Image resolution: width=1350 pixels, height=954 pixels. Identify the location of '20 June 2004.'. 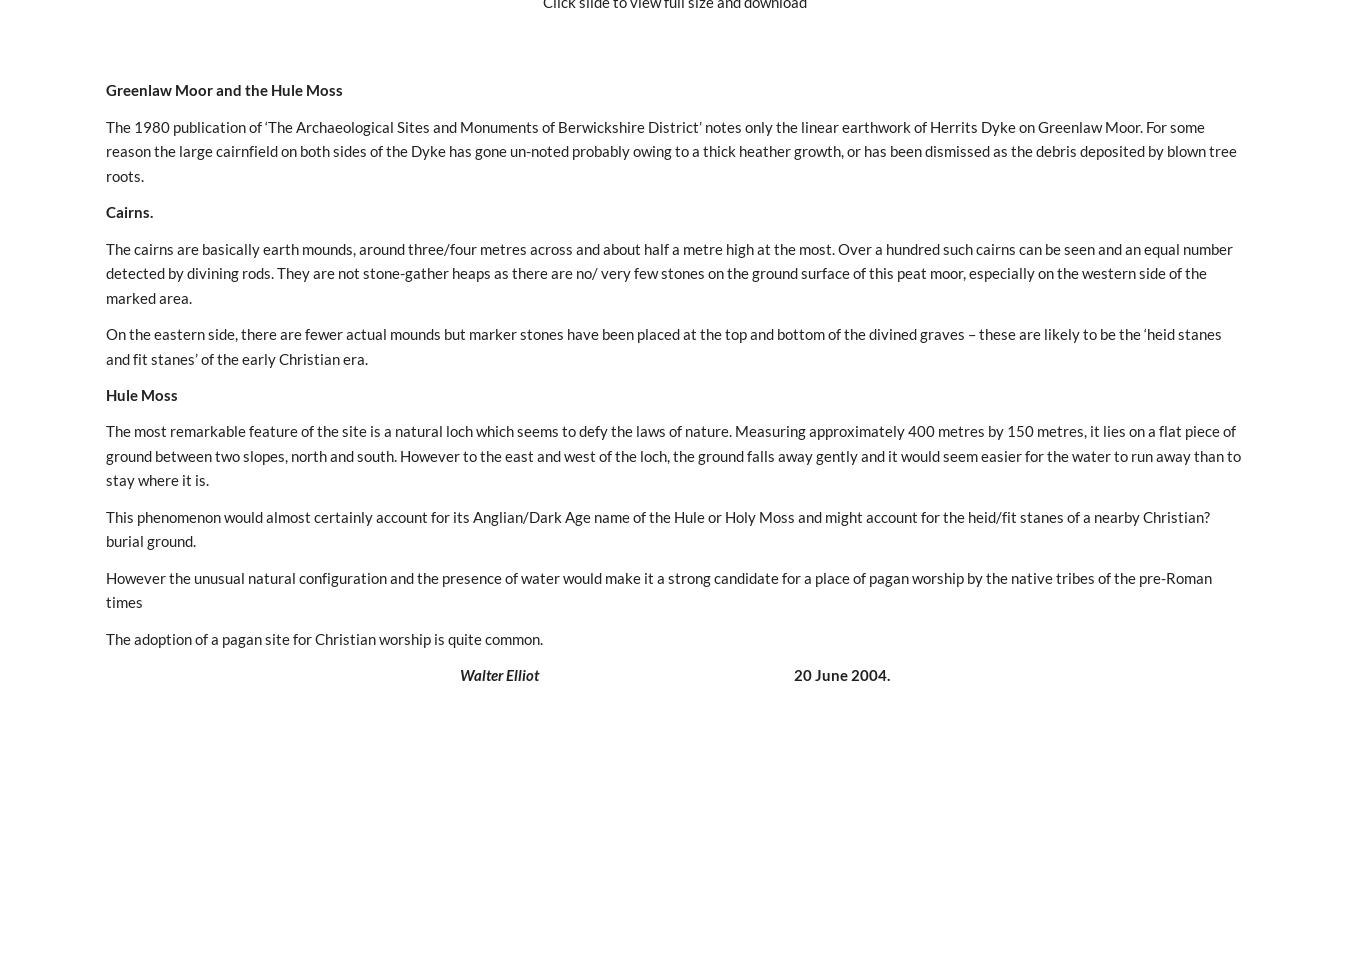
(543, 674).